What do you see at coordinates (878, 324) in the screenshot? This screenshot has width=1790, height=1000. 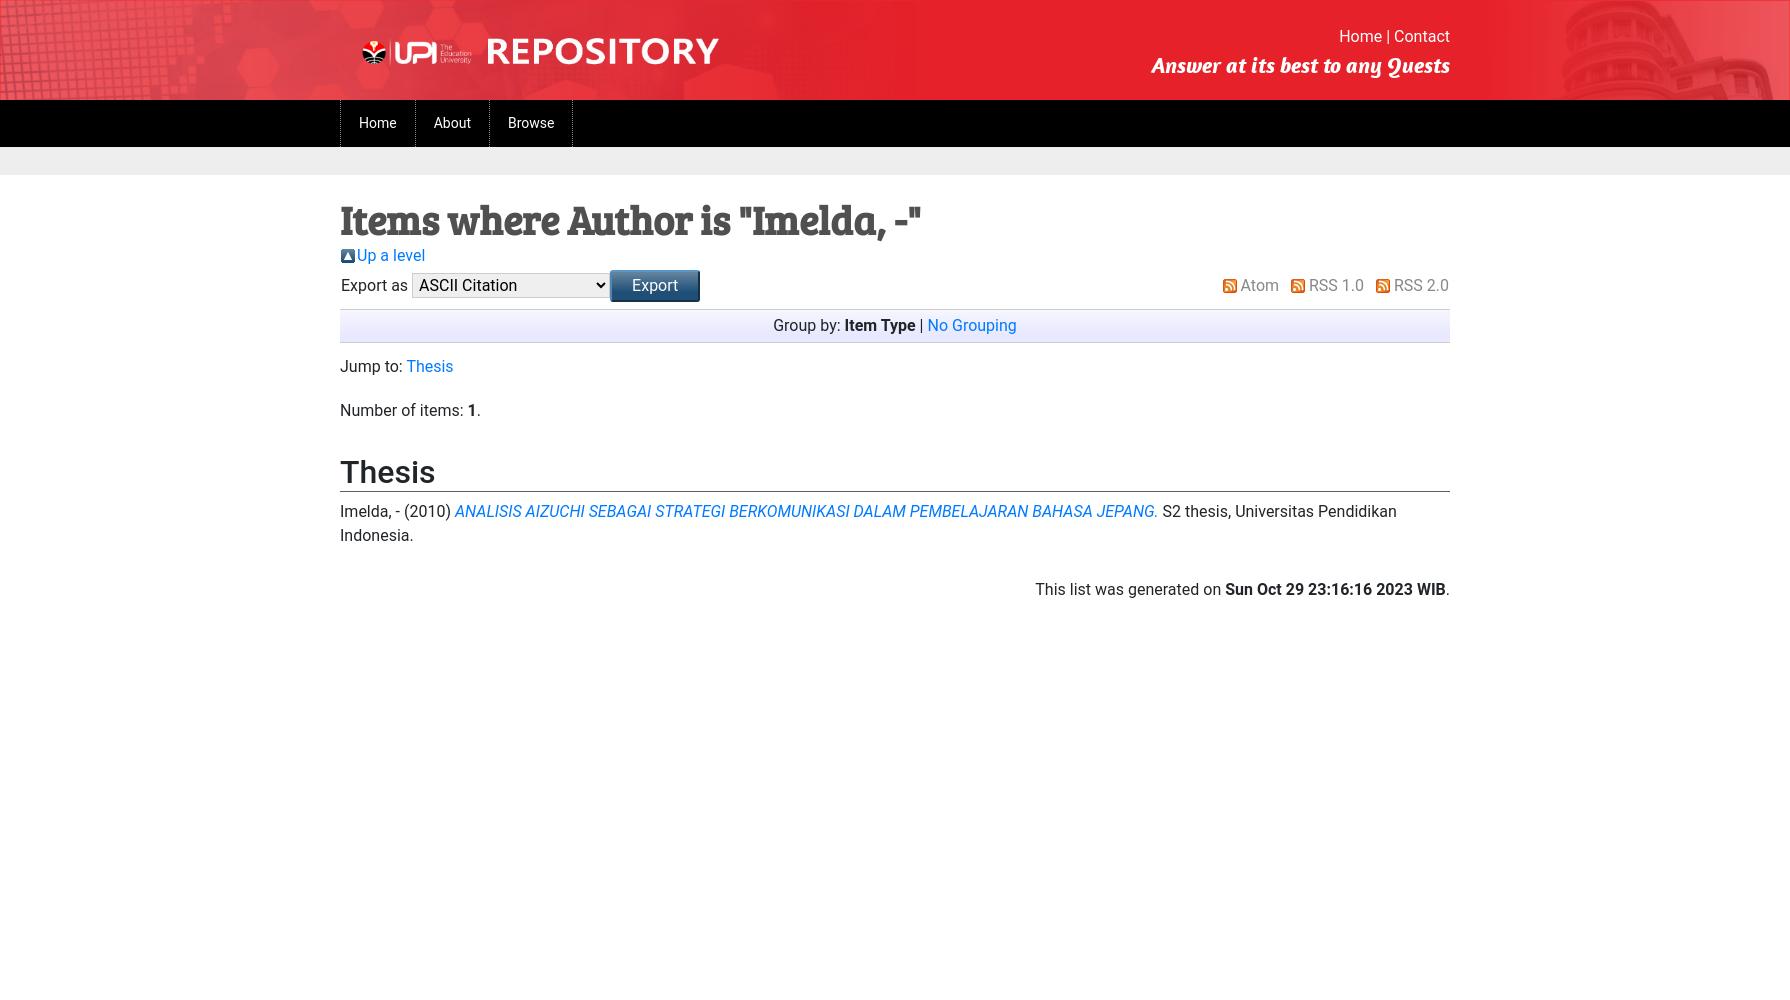 I see `'Item Type'` at bounding box center [878, 324].